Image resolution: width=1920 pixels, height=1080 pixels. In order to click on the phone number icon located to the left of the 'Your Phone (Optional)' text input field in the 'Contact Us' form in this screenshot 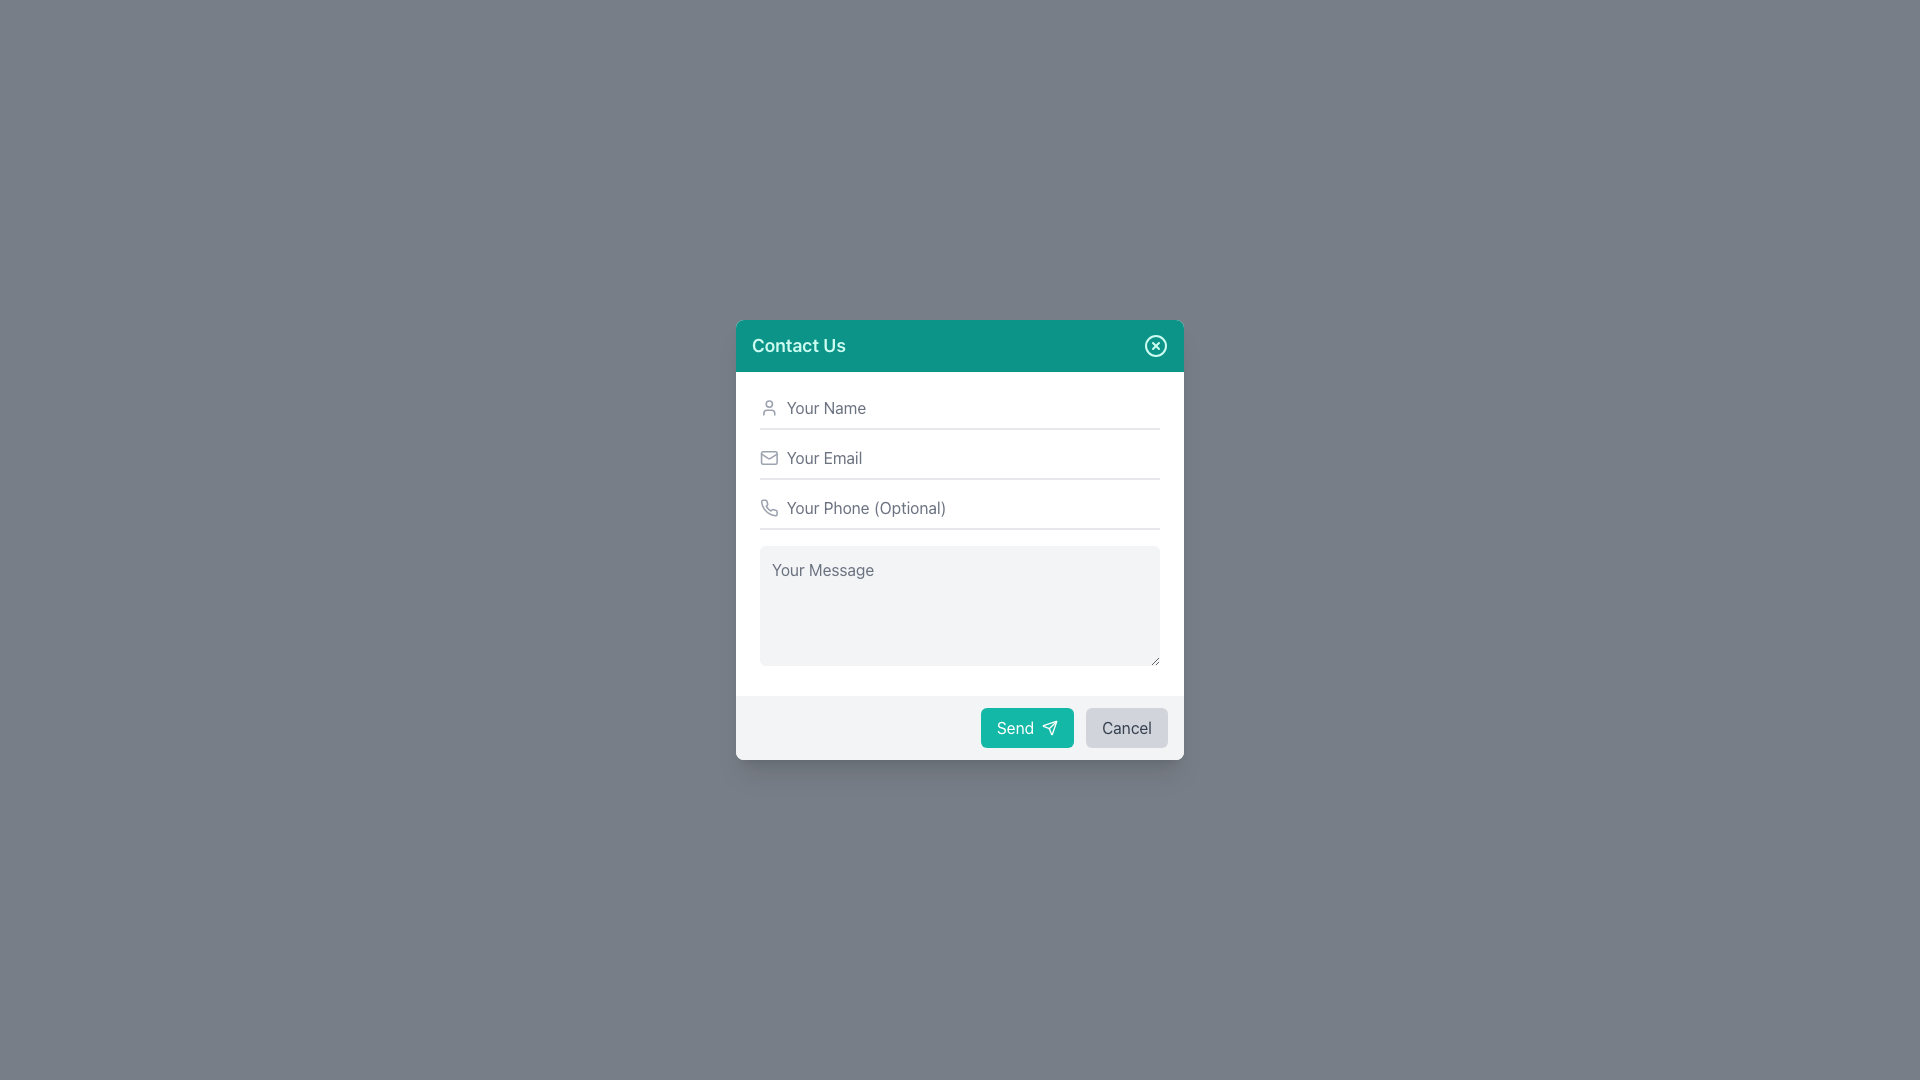, I will do `click(768, 506)`.